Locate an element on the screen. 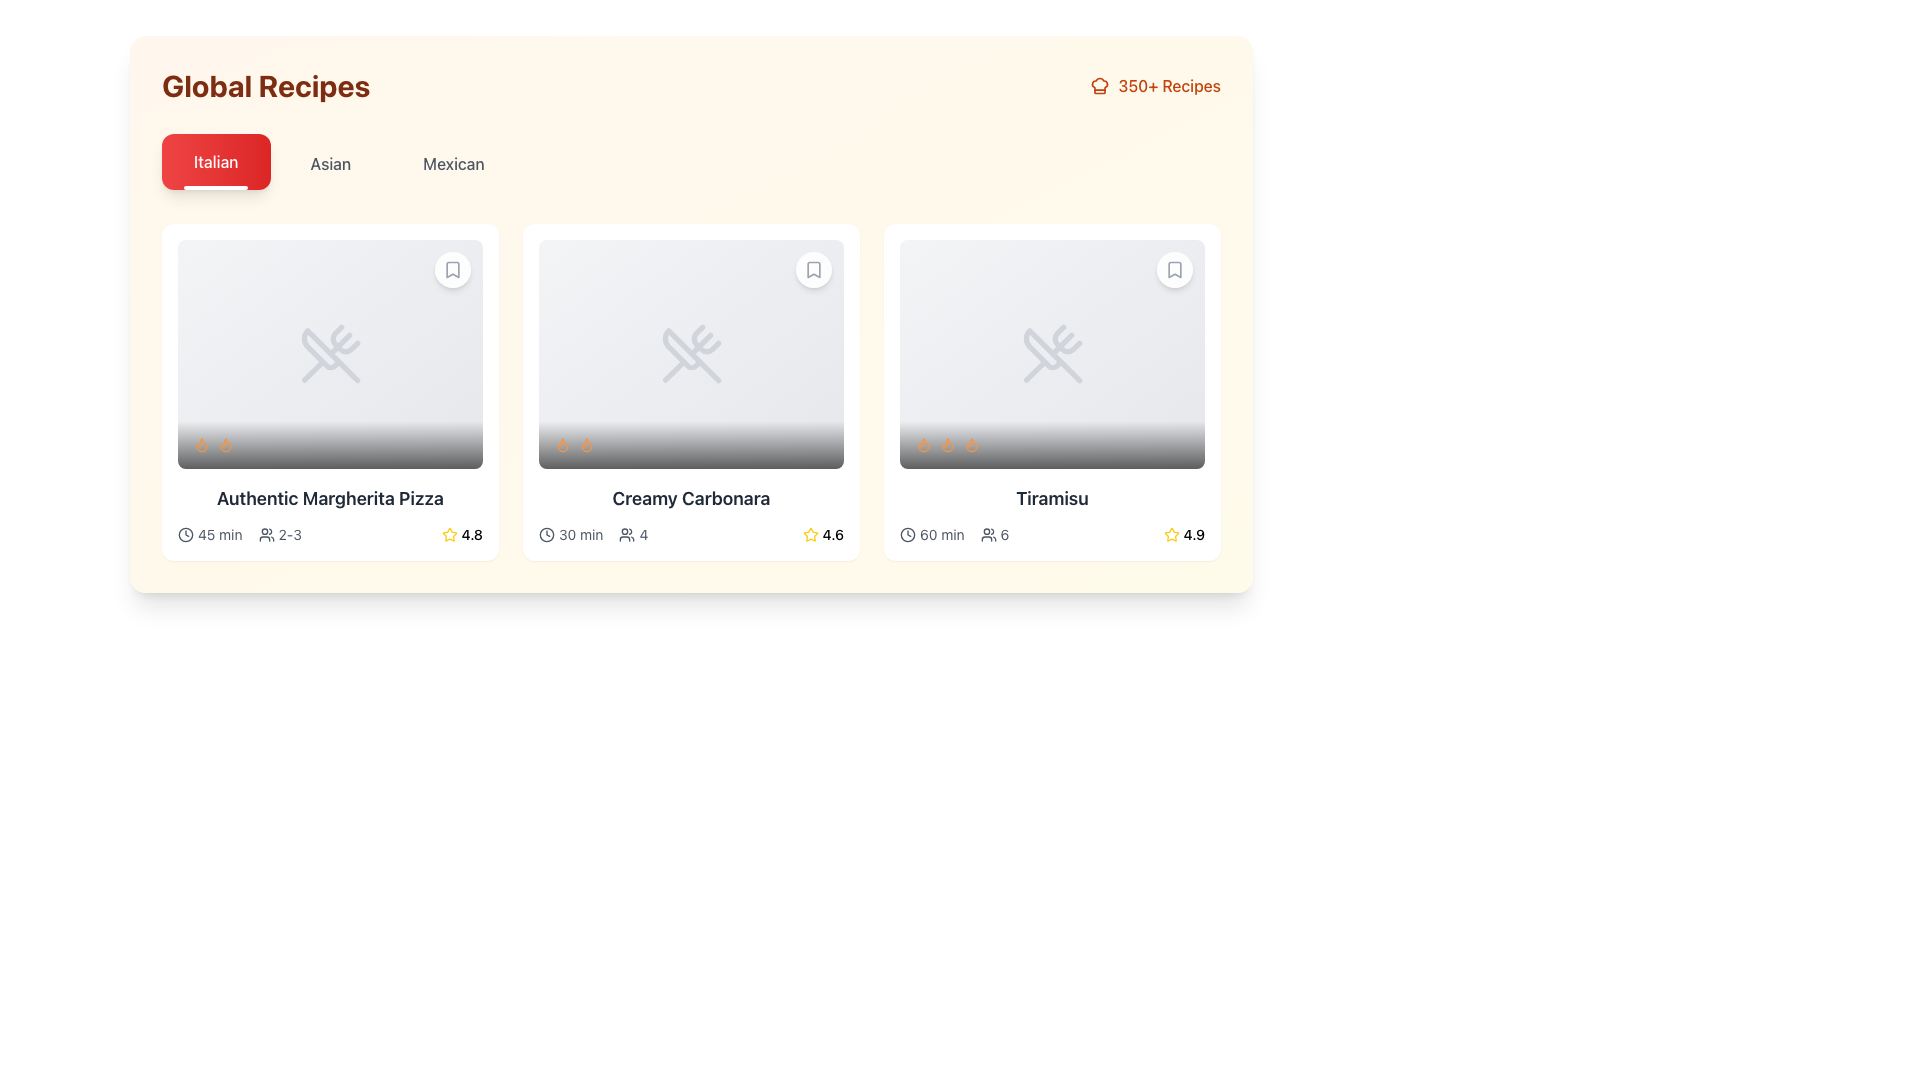 Image resolution: width=1920 pixels, height=1080 pixels. the bookmark button located in the top-right section of the 'Authentic Margherita Pizza' card to bookmark the item is located at coordinates (451, 270).